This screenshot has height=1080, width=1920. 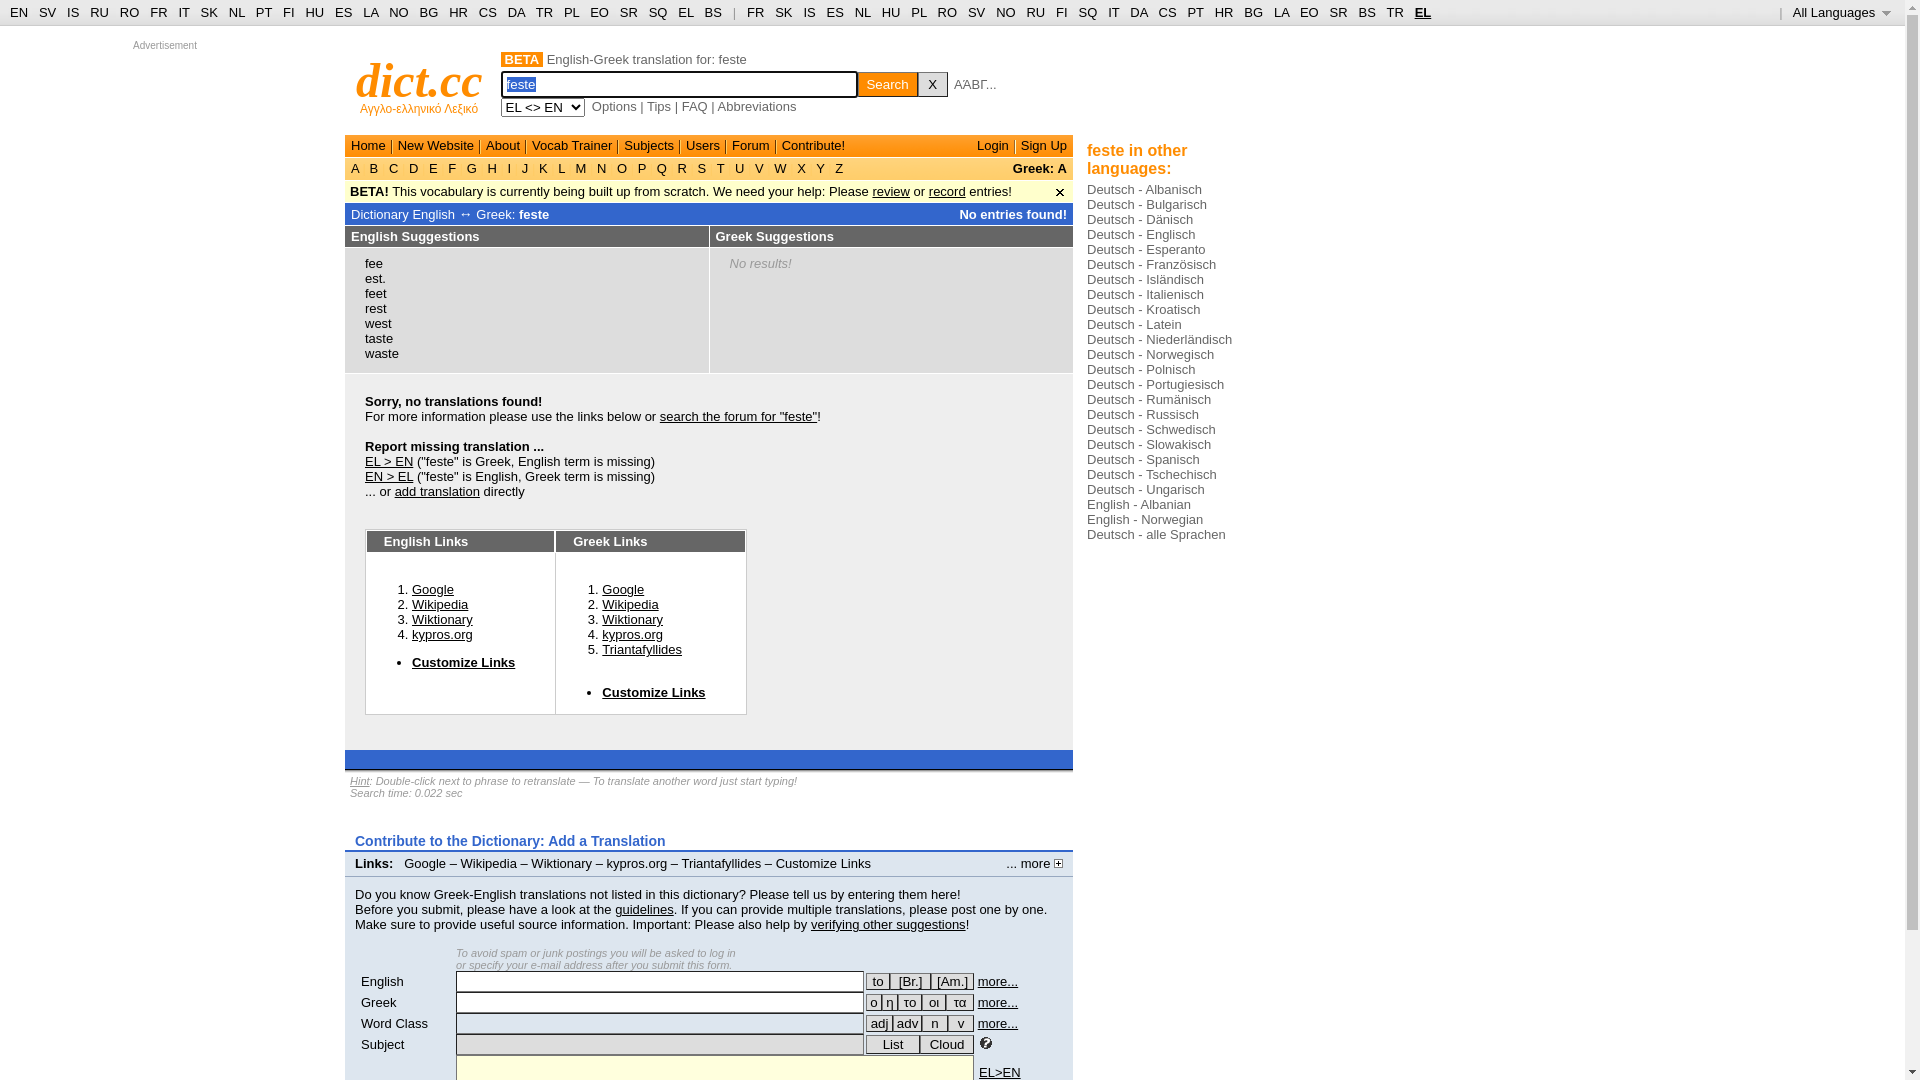 I want to click on 'J', so click(x=524, y=167).